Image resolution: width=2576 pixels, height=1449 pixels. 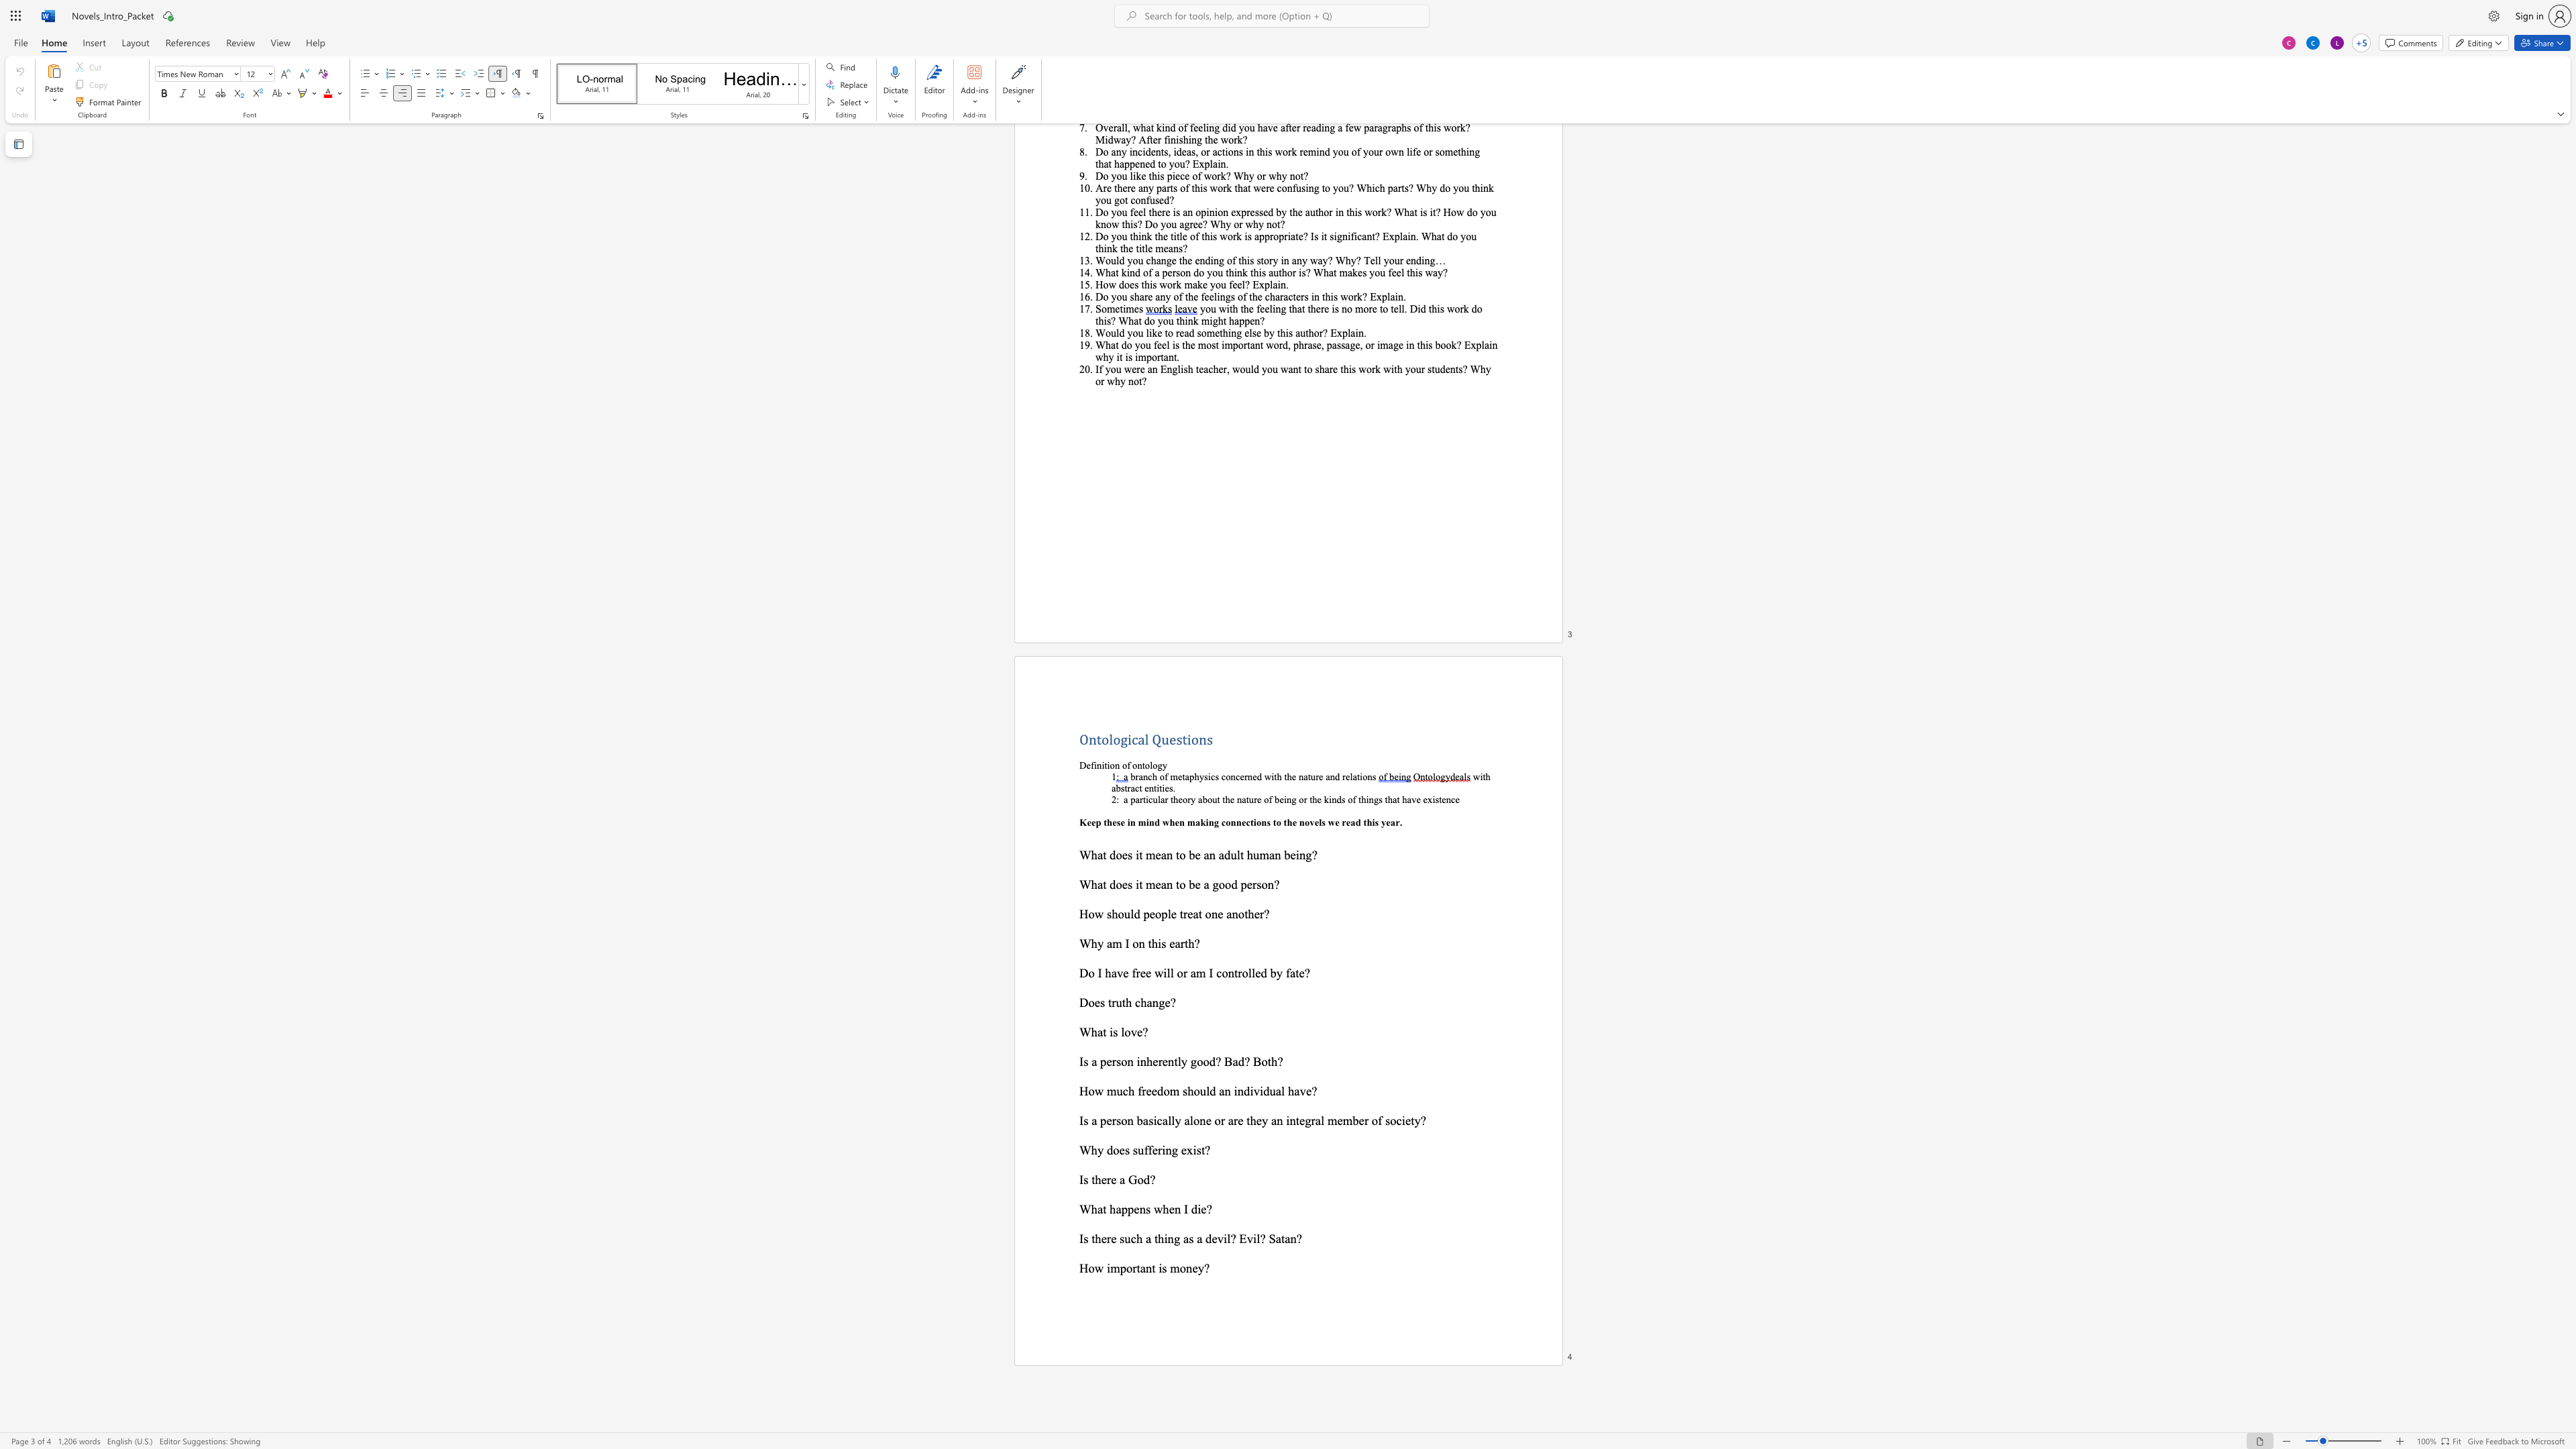 I want to click on the 2th character "s" in the text, so click(x=1122, y=1238).